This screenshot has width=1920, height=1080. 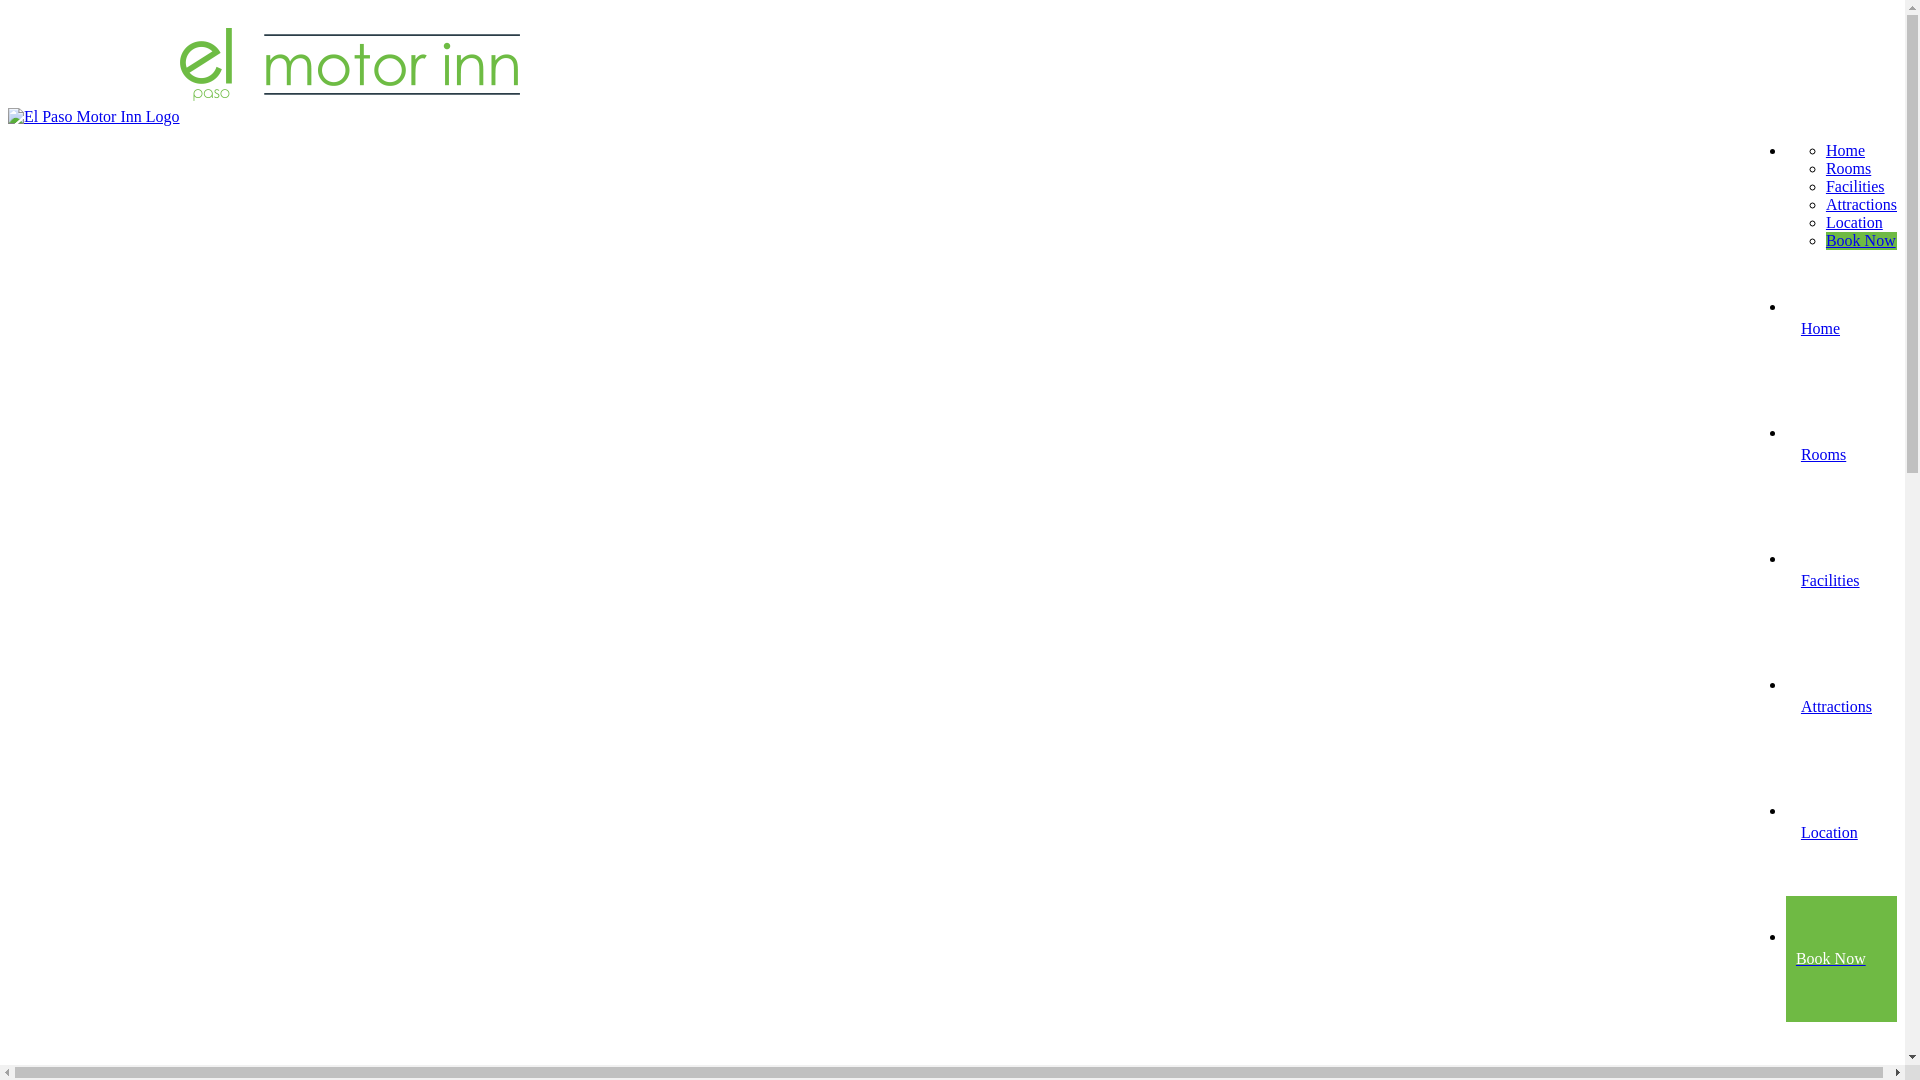 What do you see at coordinates (1840, 327) in the screenshot?
I see `'Home'` at bounding box center [1840, 327].